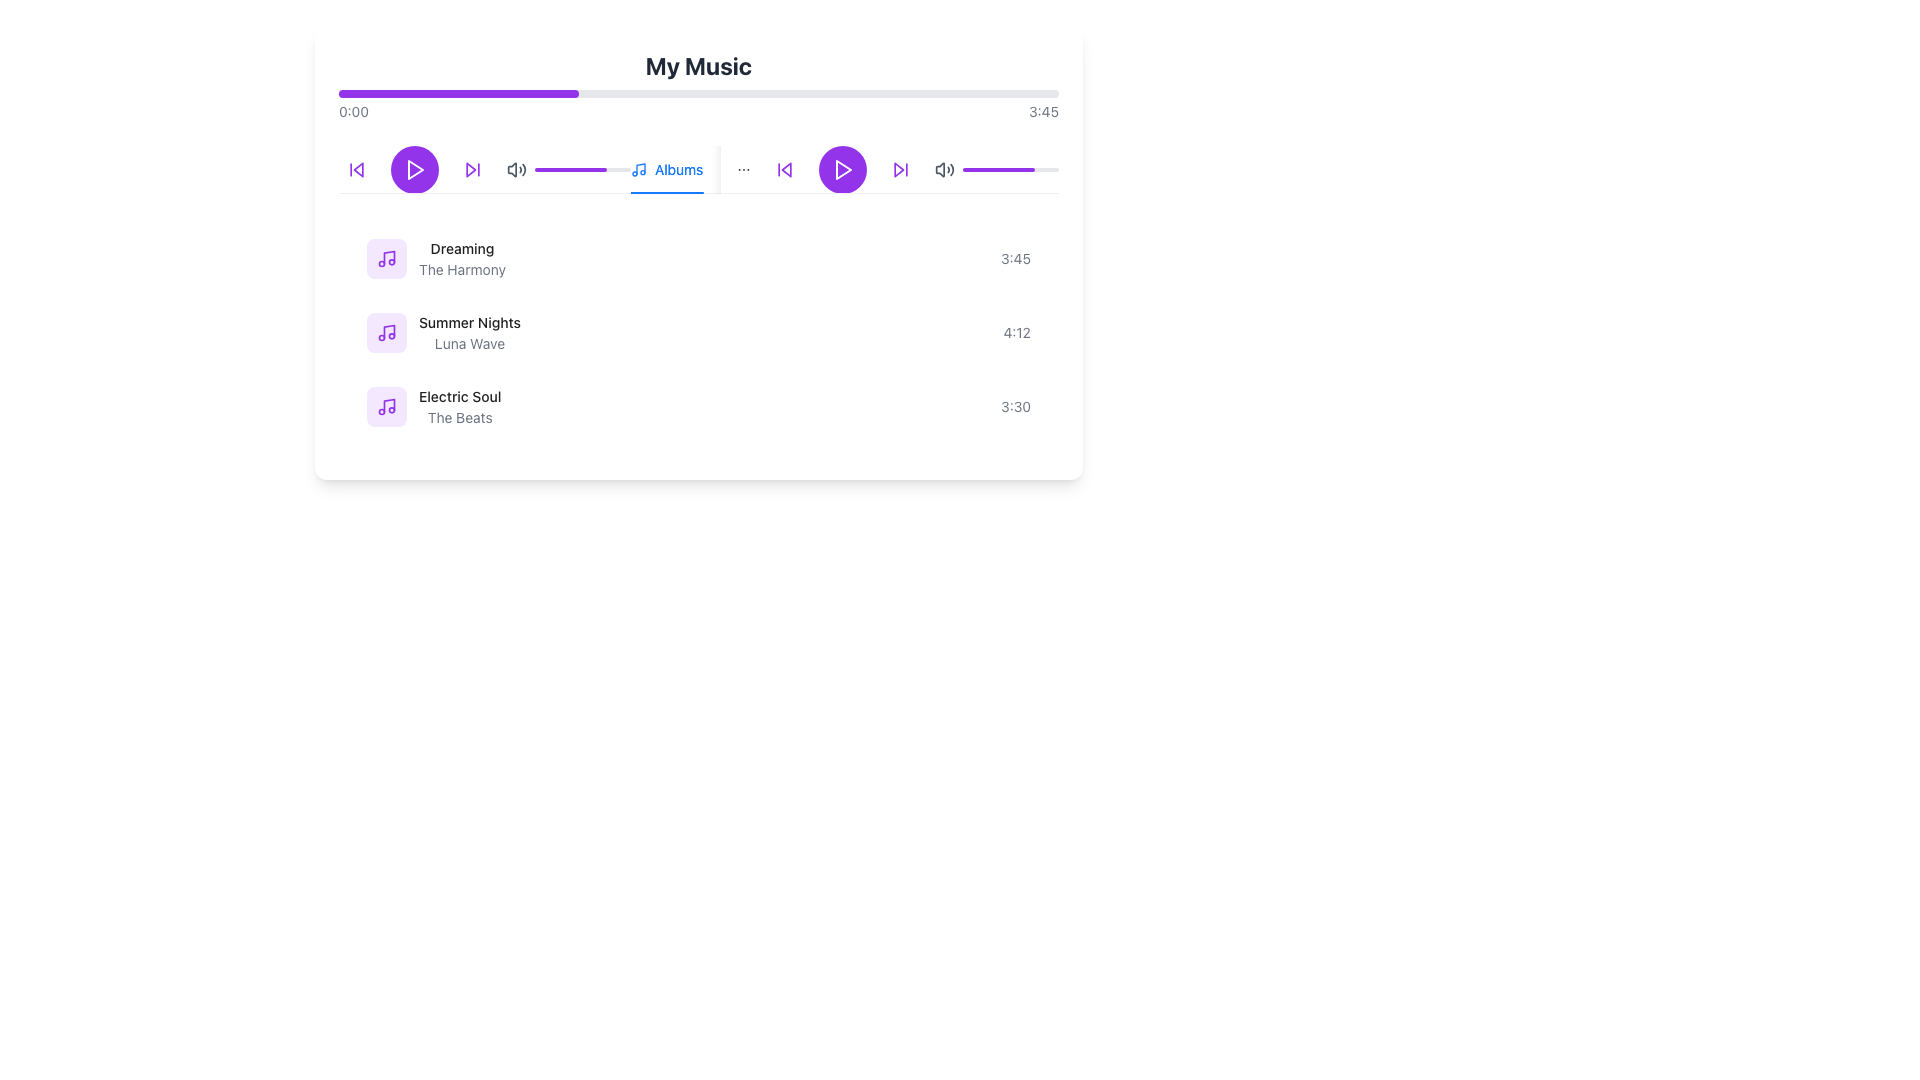 This screenshot has height=1080, width=1920. I want to click on the forward-skip button, which is styled with a purple triangular play icon and located among the media control buttons in the music player interface, so click(472, 168).